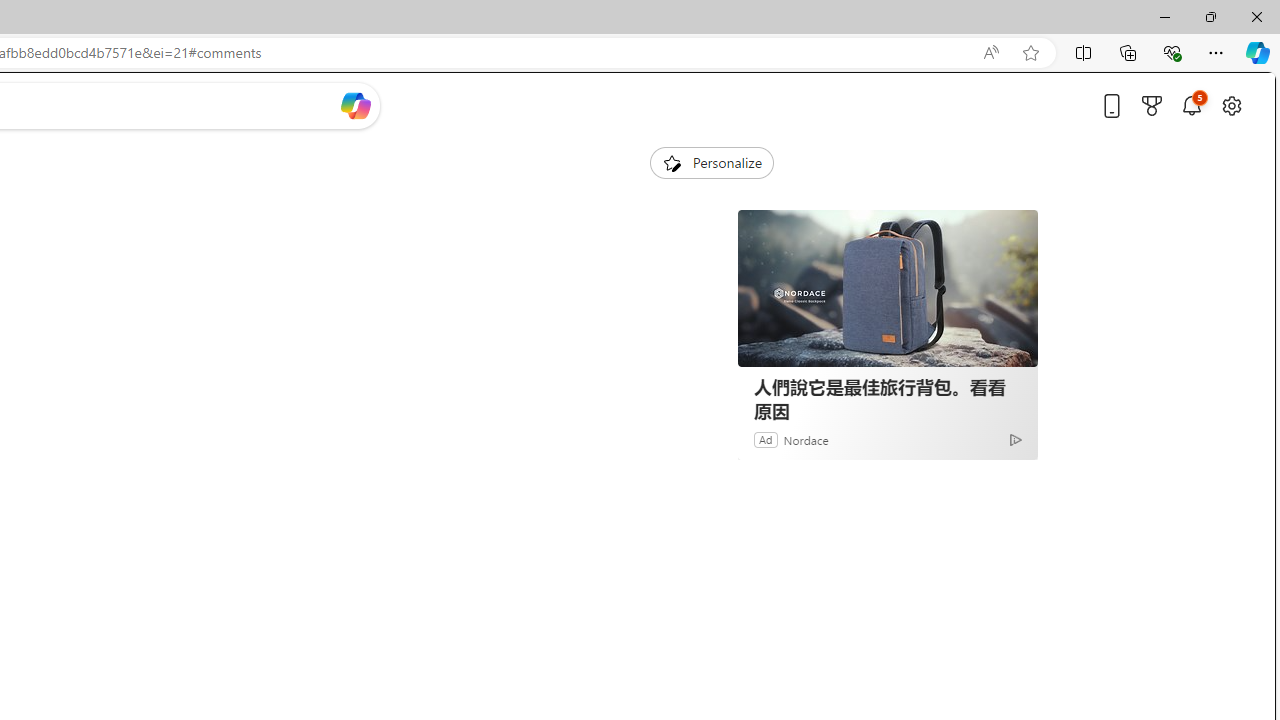 The height and width of the screenshot is (720, 1280). Describe the element at coordinates (671, 161) in the screenshot. I see `'To get missing image descriptions, open the context menu.'` at that location.